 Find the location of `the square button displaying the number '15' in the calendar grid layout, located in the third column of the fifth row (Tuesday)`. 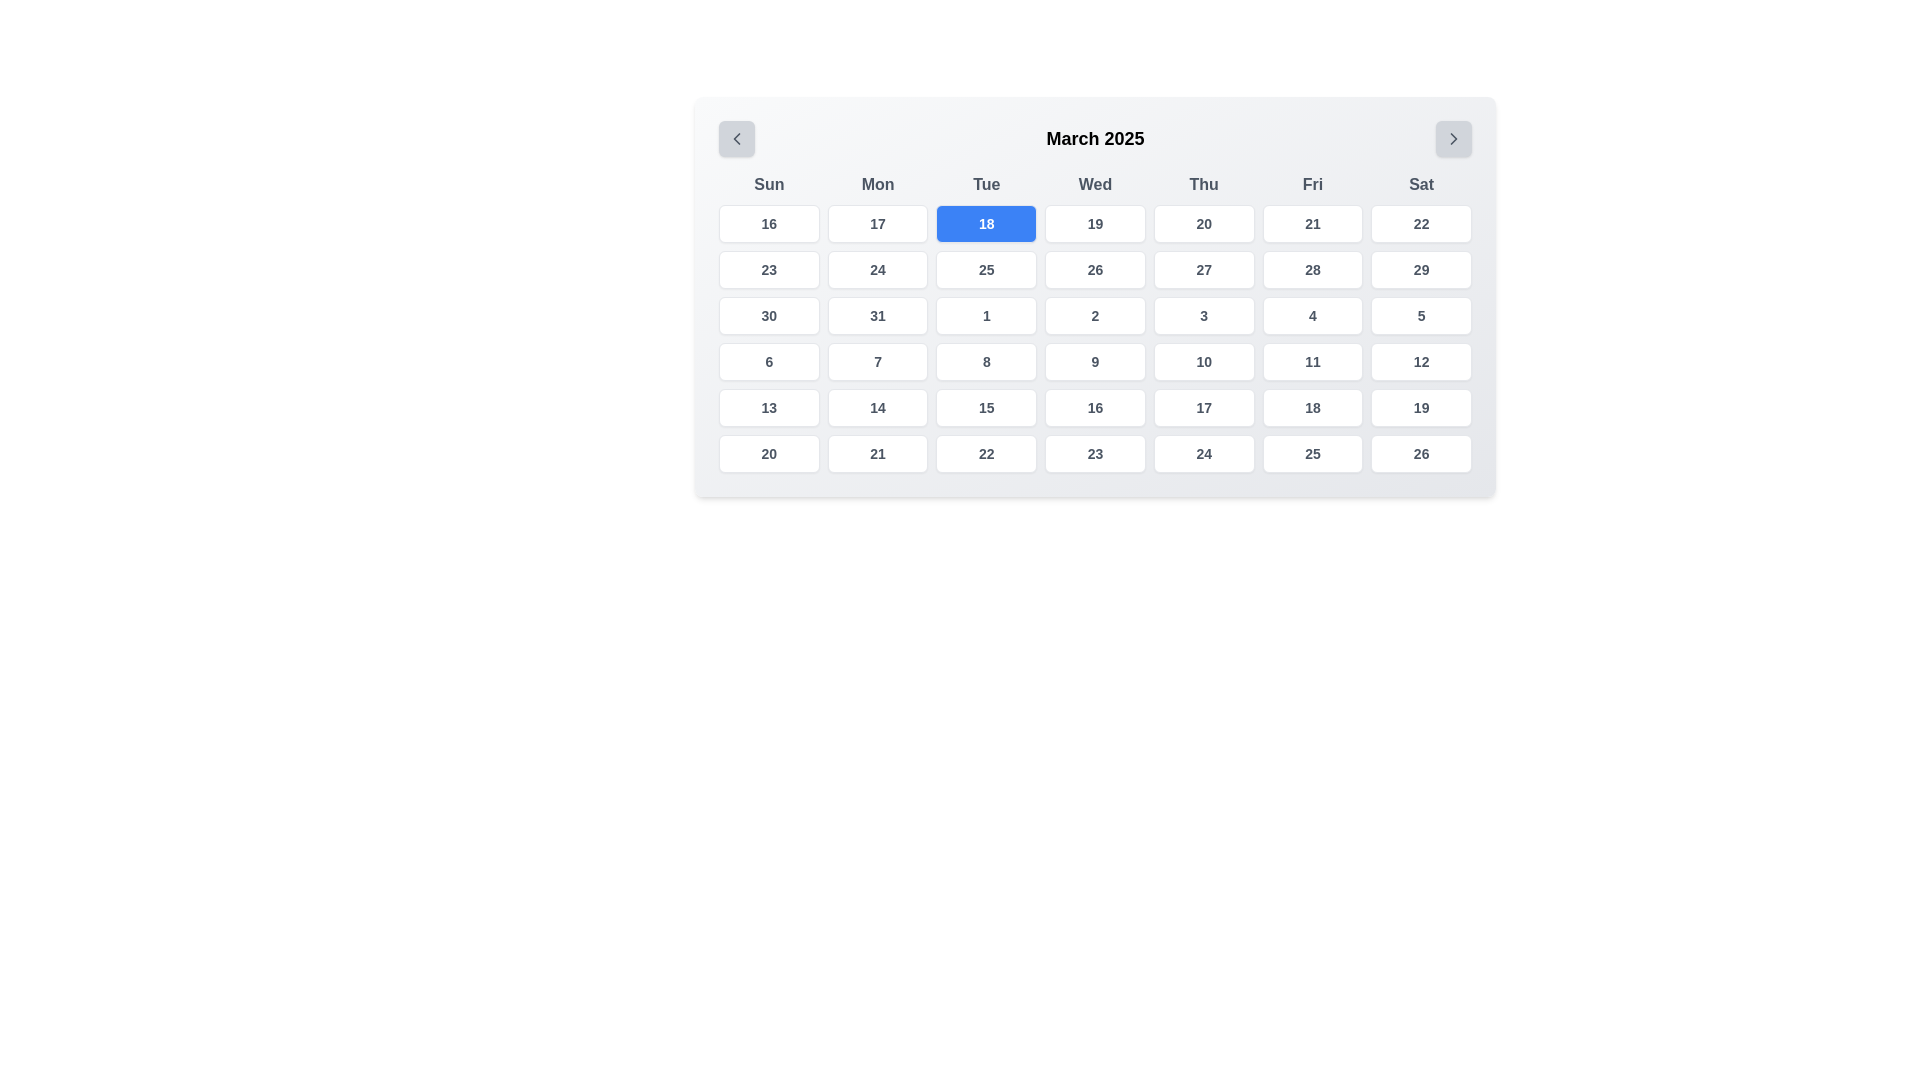

the square button displaying the number '15' in the calendar grid layout, located in the third column of the fifth row (Tuesday) is located at coordinates (986, 407).